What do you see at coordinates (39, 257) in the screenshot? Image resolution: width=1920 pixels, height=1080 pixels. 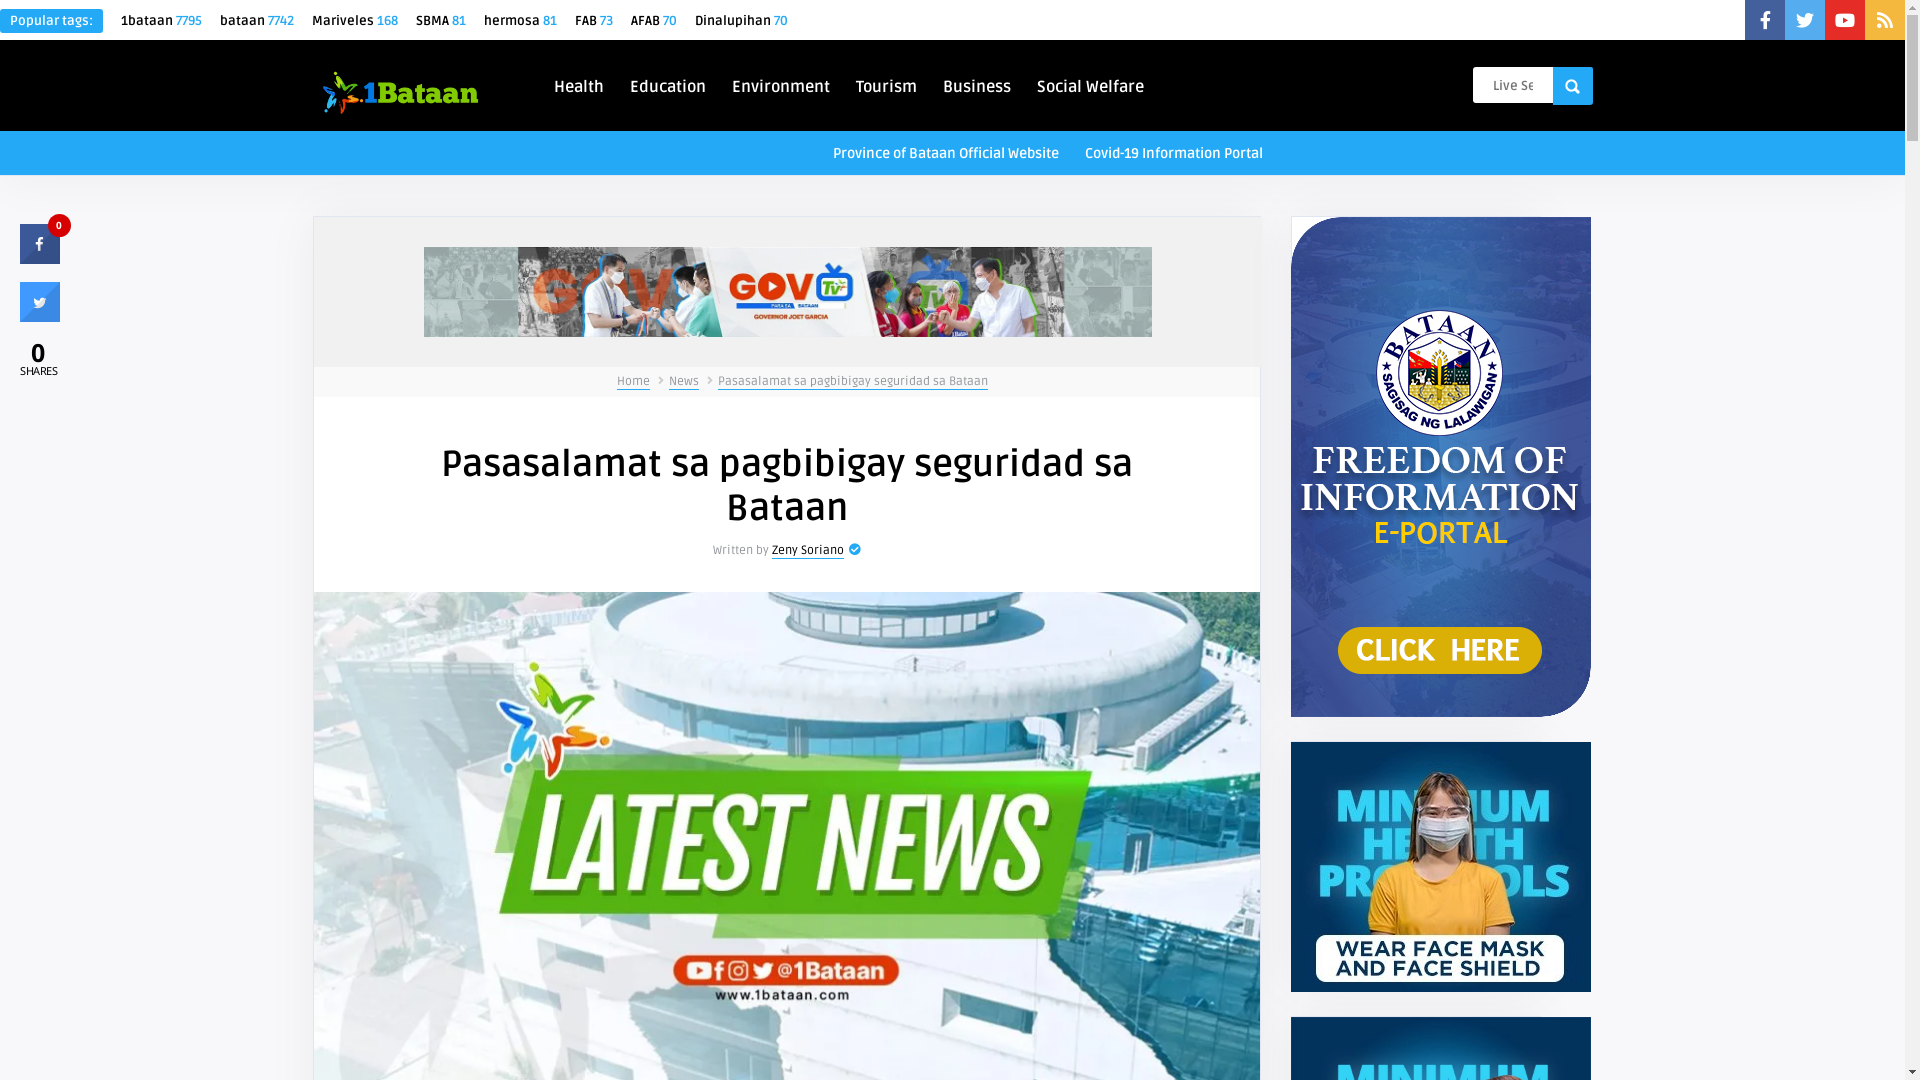 I see `'Share on Facebook'` at bounding box center [39, 257].